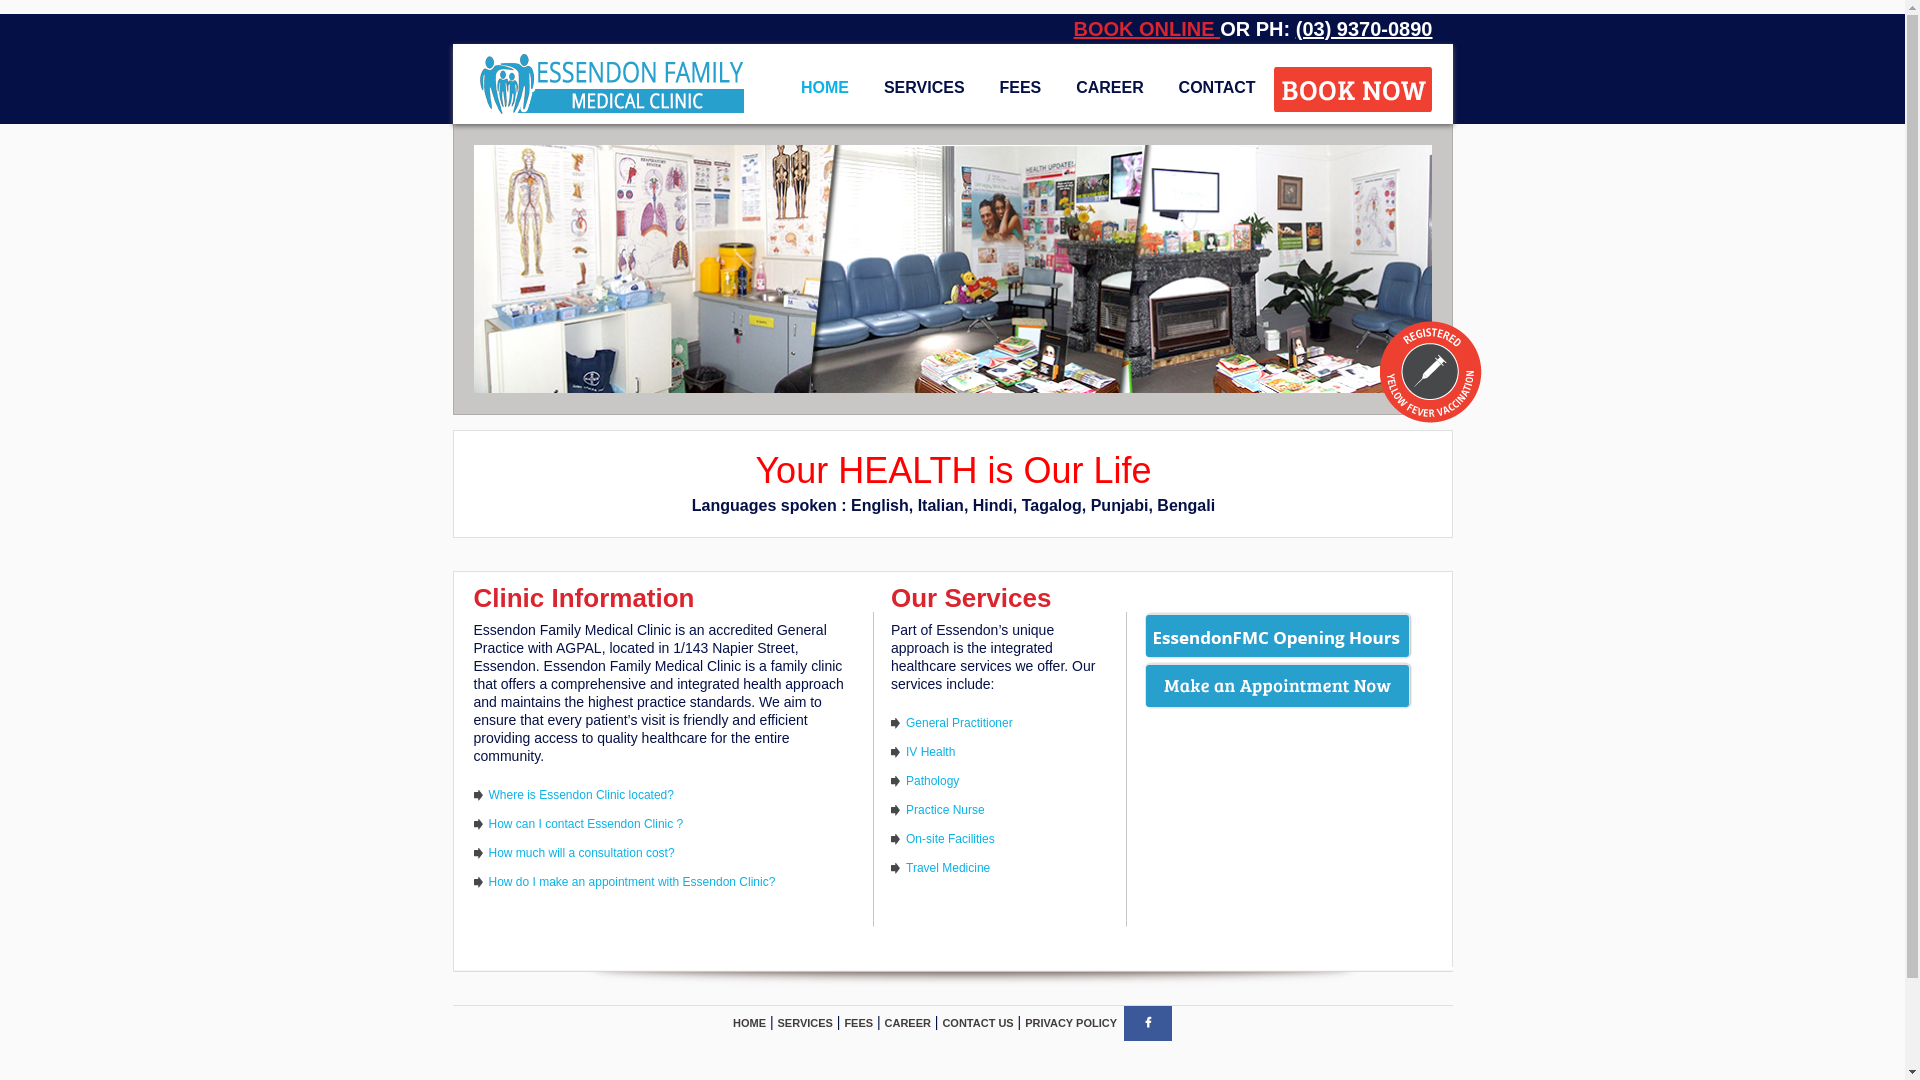  What do you see at coordinates (805, 1022) in the screenshot?
I see `'SERVICES'` at bounding box center [805, 1022].